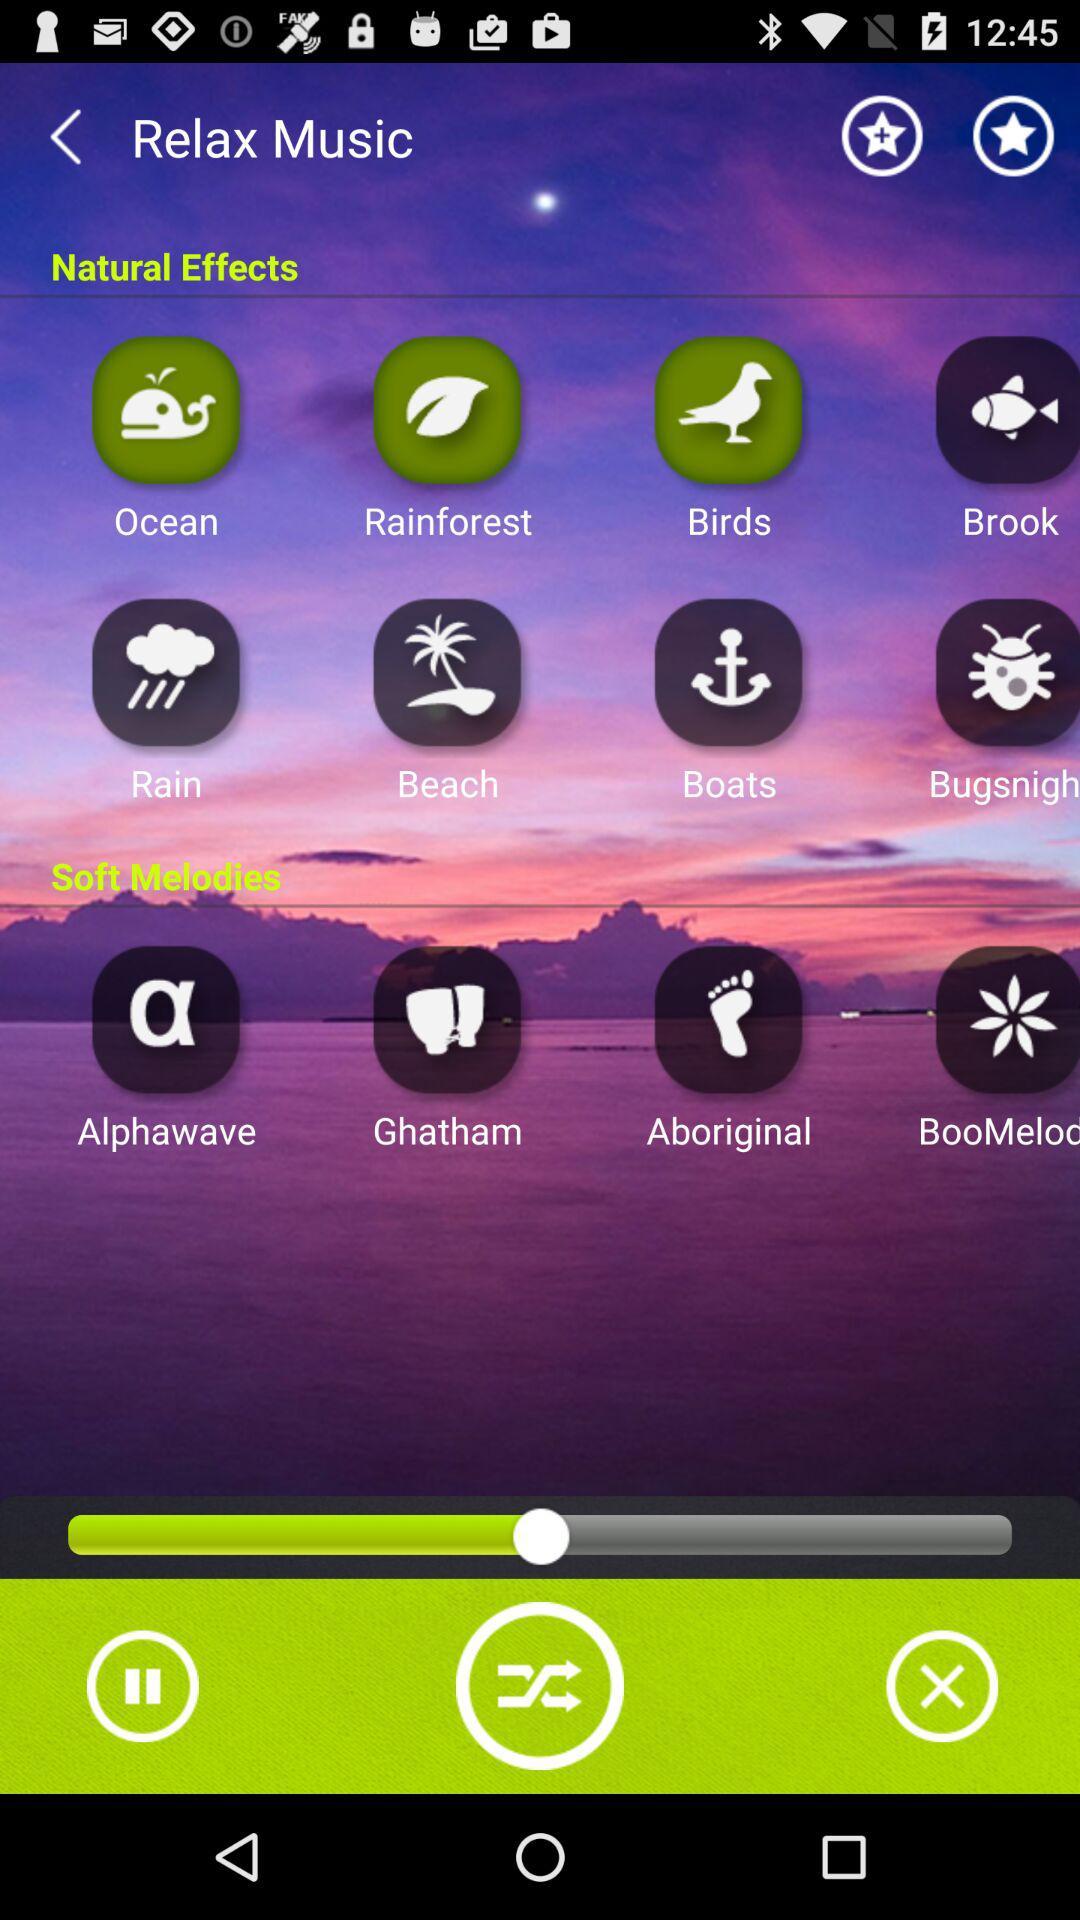 The width and height of the screenshot is (1080, 1920). What do you see at coordinates (165, 1089) in the screenshot?
I see `the photo icon` at bounding box center [165, 1089].